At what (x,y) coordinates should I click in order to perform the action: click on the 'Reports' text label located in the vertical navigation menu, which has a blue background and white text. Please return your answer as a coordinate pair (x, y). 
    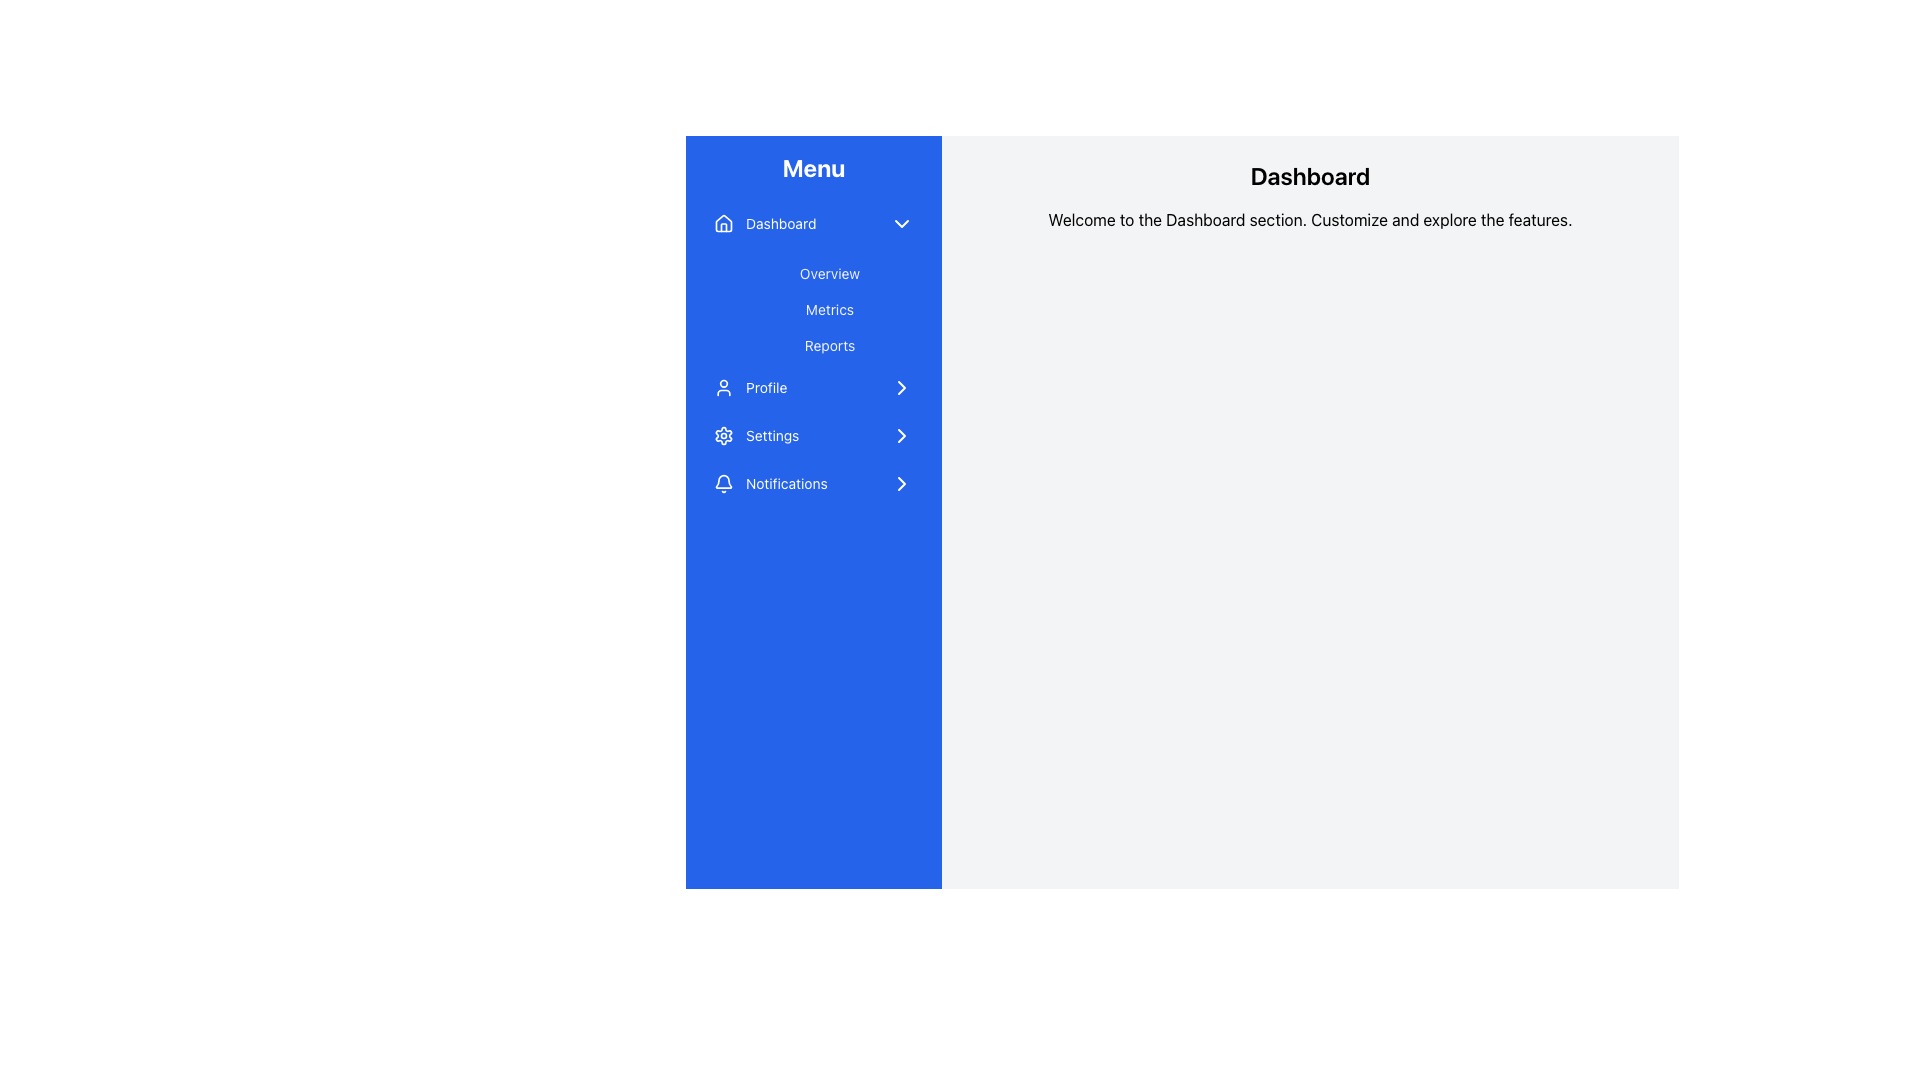
    Looking at the image, I should click on (830, 345).